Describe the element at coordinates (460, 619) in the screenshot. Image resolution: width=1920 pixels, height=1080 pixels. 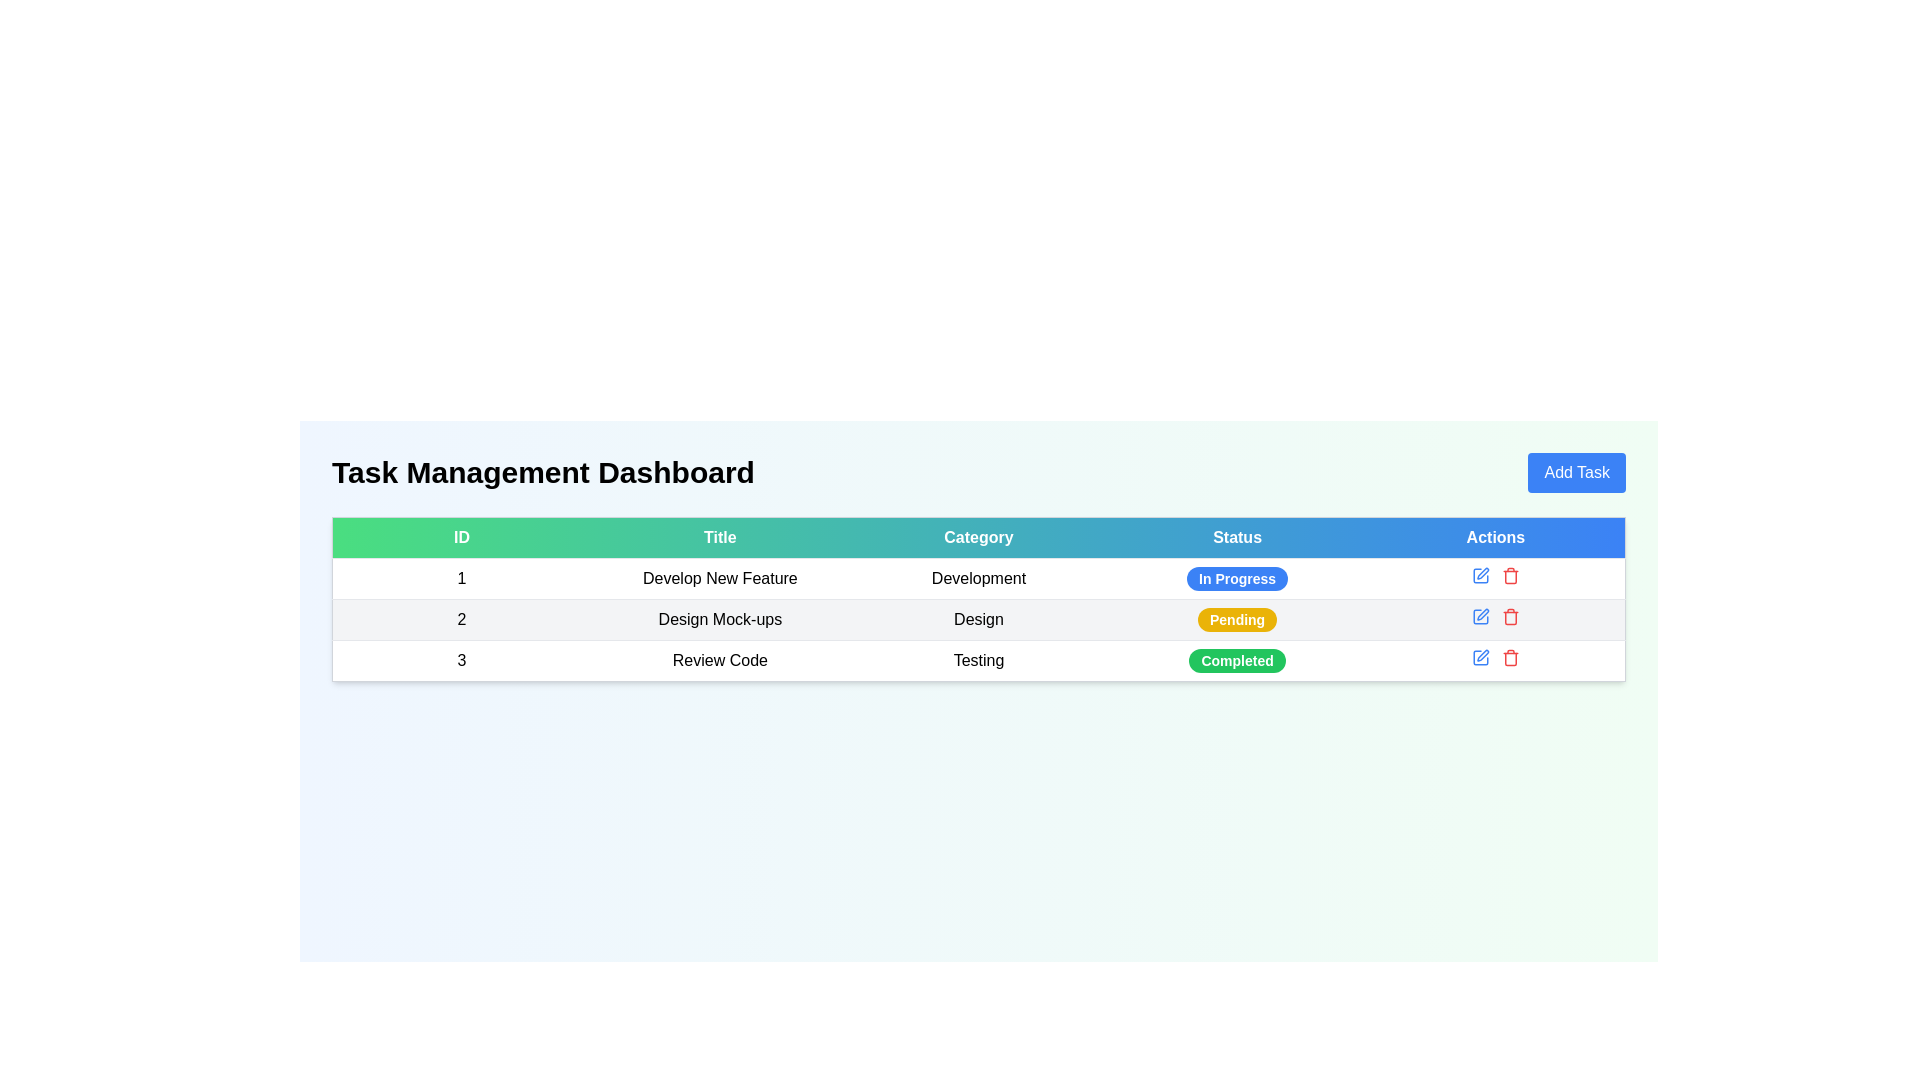
I see `the text element in the second row and first column of the table, which identifies a specific task entry, located adjacent to 'Design Mock-ups' and above '3'` at that location.